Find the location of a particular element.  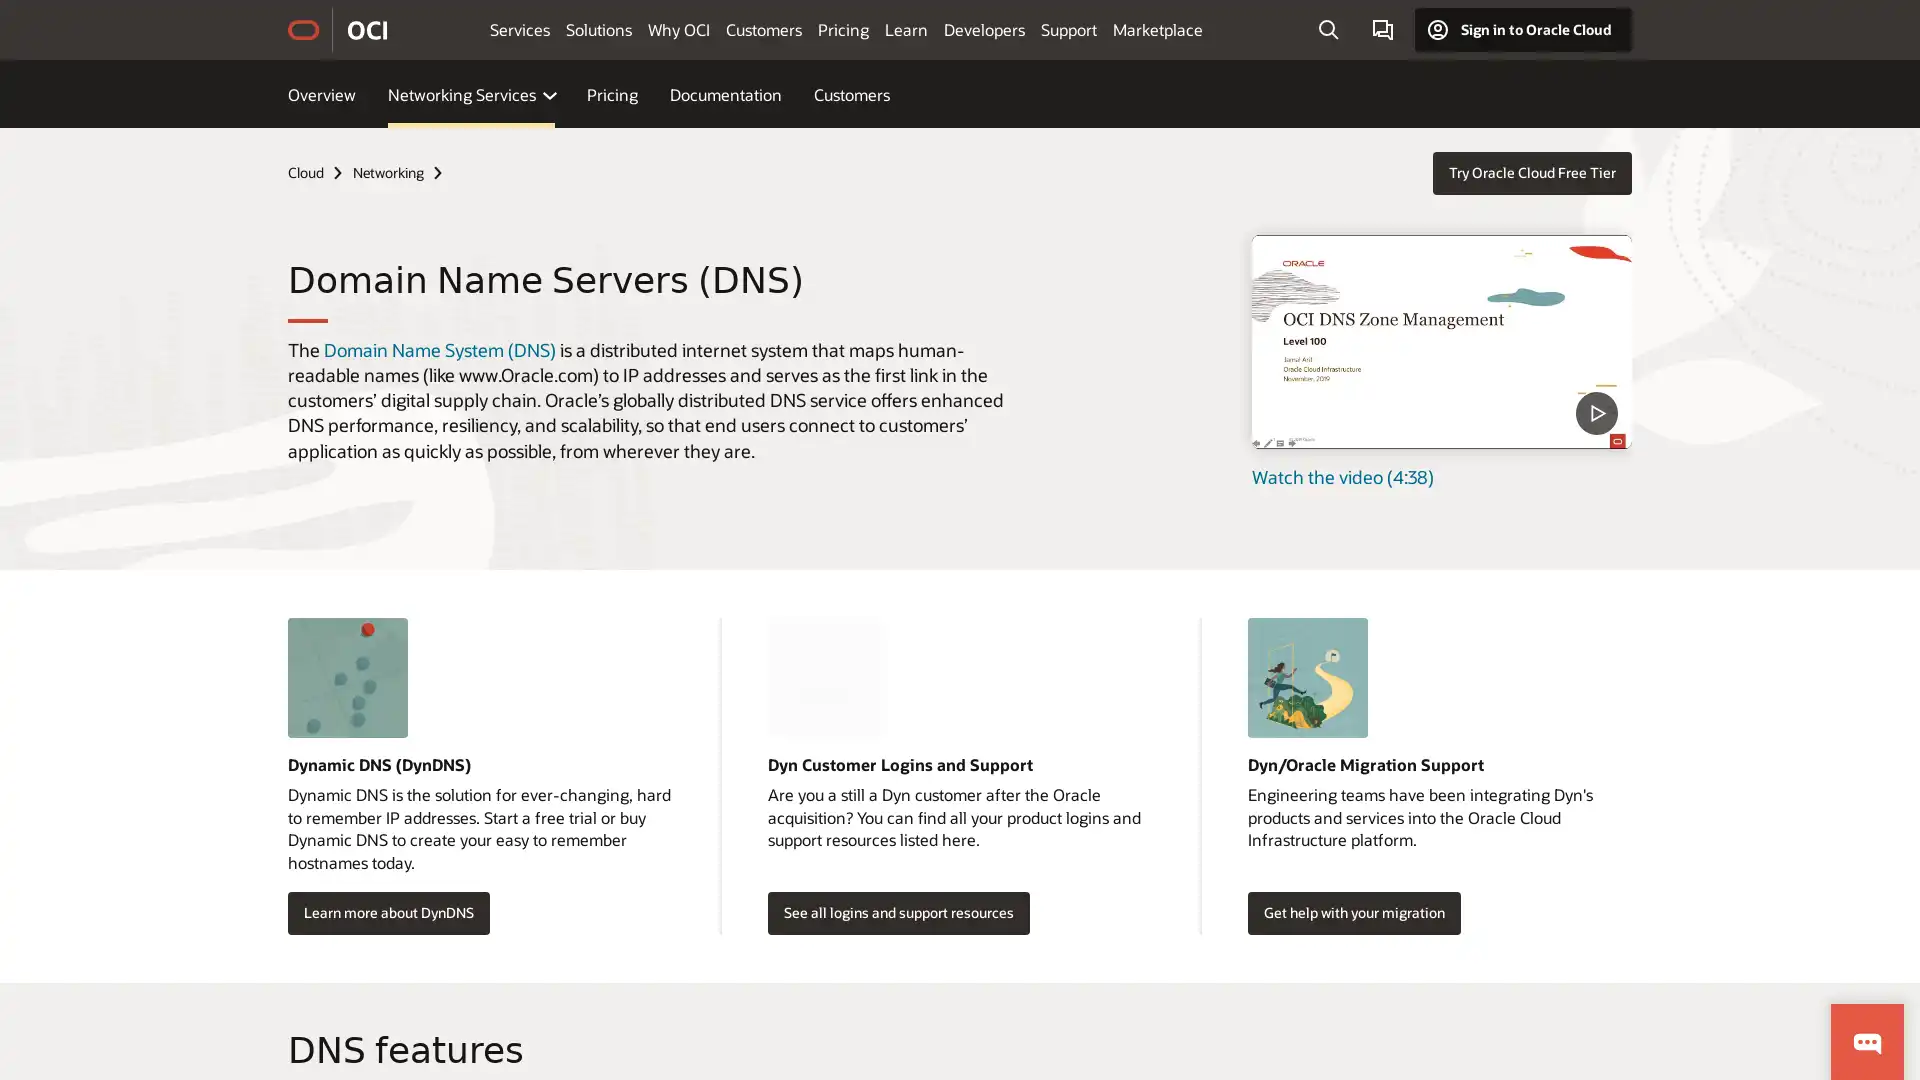

DNS Zone Management - Level 100 - Part 1 - What is DNS video is located at coordinates (1441, 340).